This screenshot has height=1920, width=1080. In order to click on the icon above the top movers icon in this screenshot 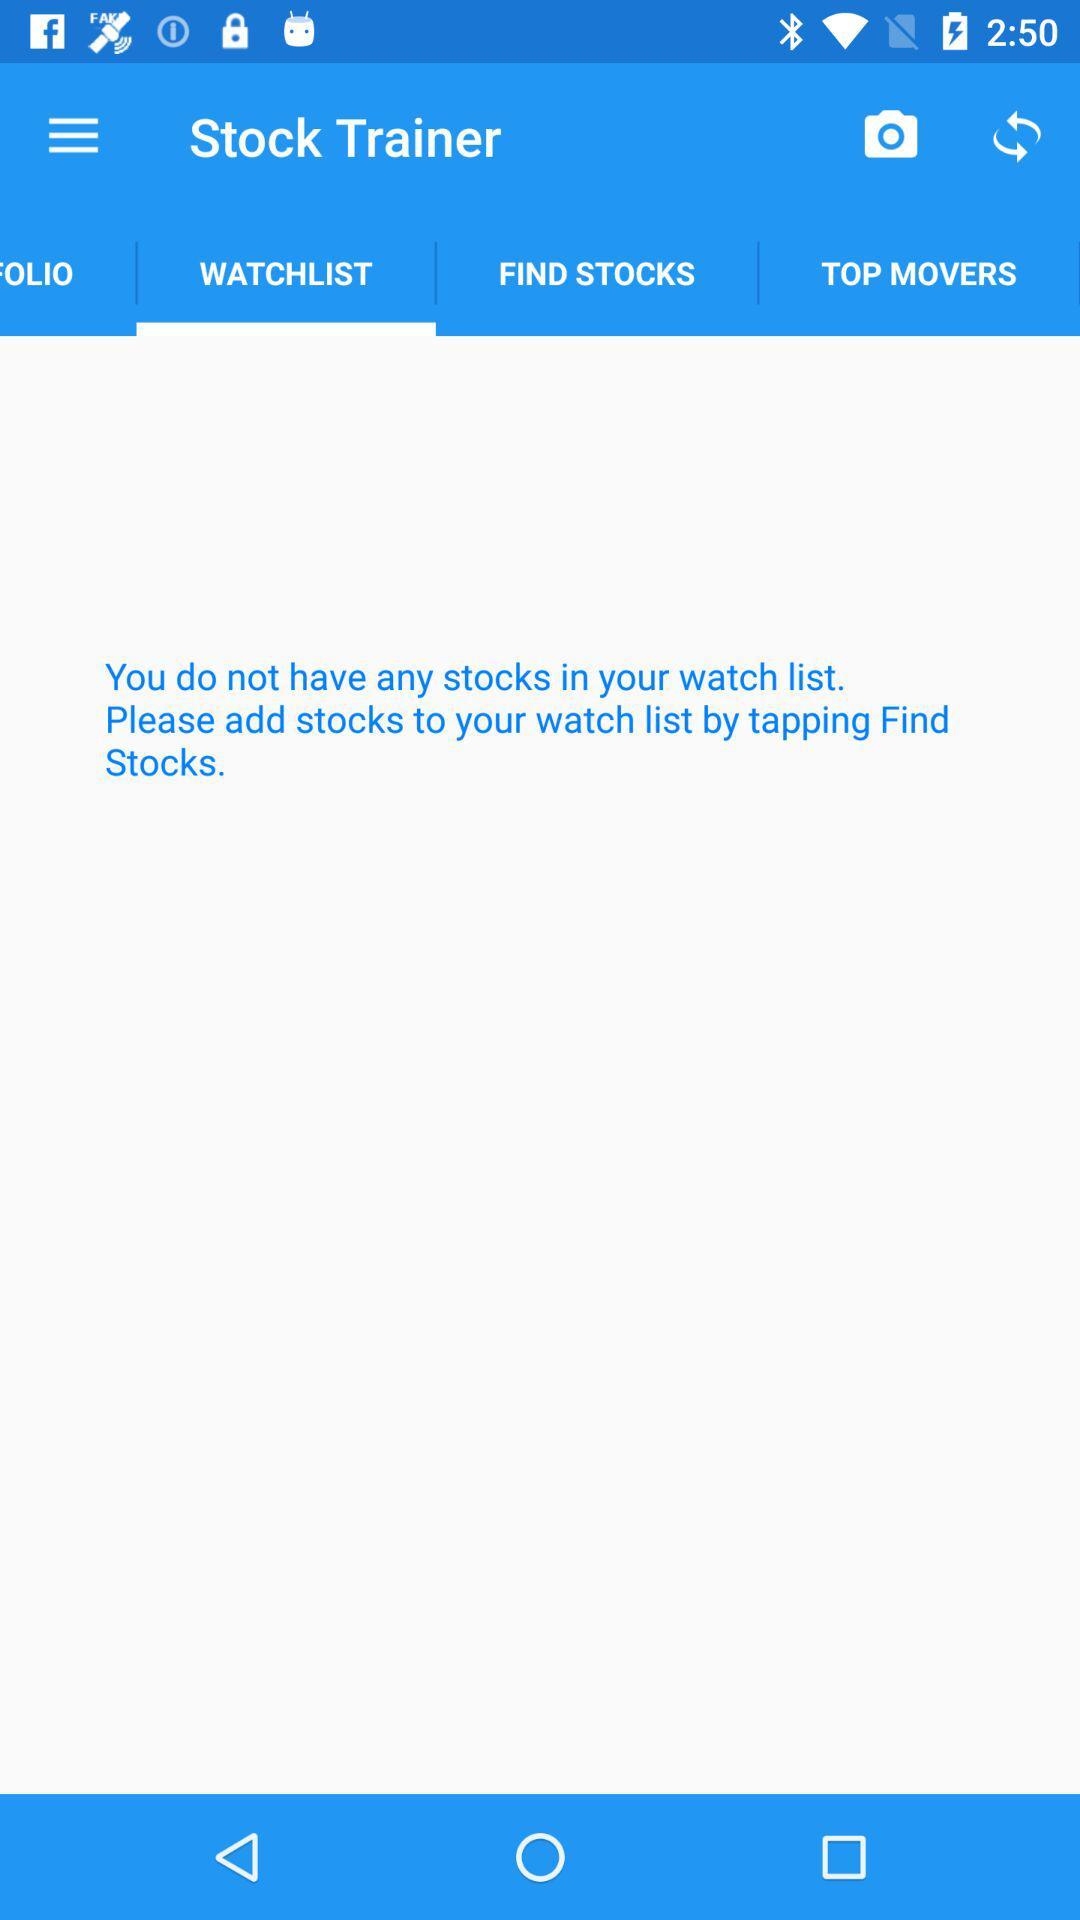, I will do `click(1017, 135)`.